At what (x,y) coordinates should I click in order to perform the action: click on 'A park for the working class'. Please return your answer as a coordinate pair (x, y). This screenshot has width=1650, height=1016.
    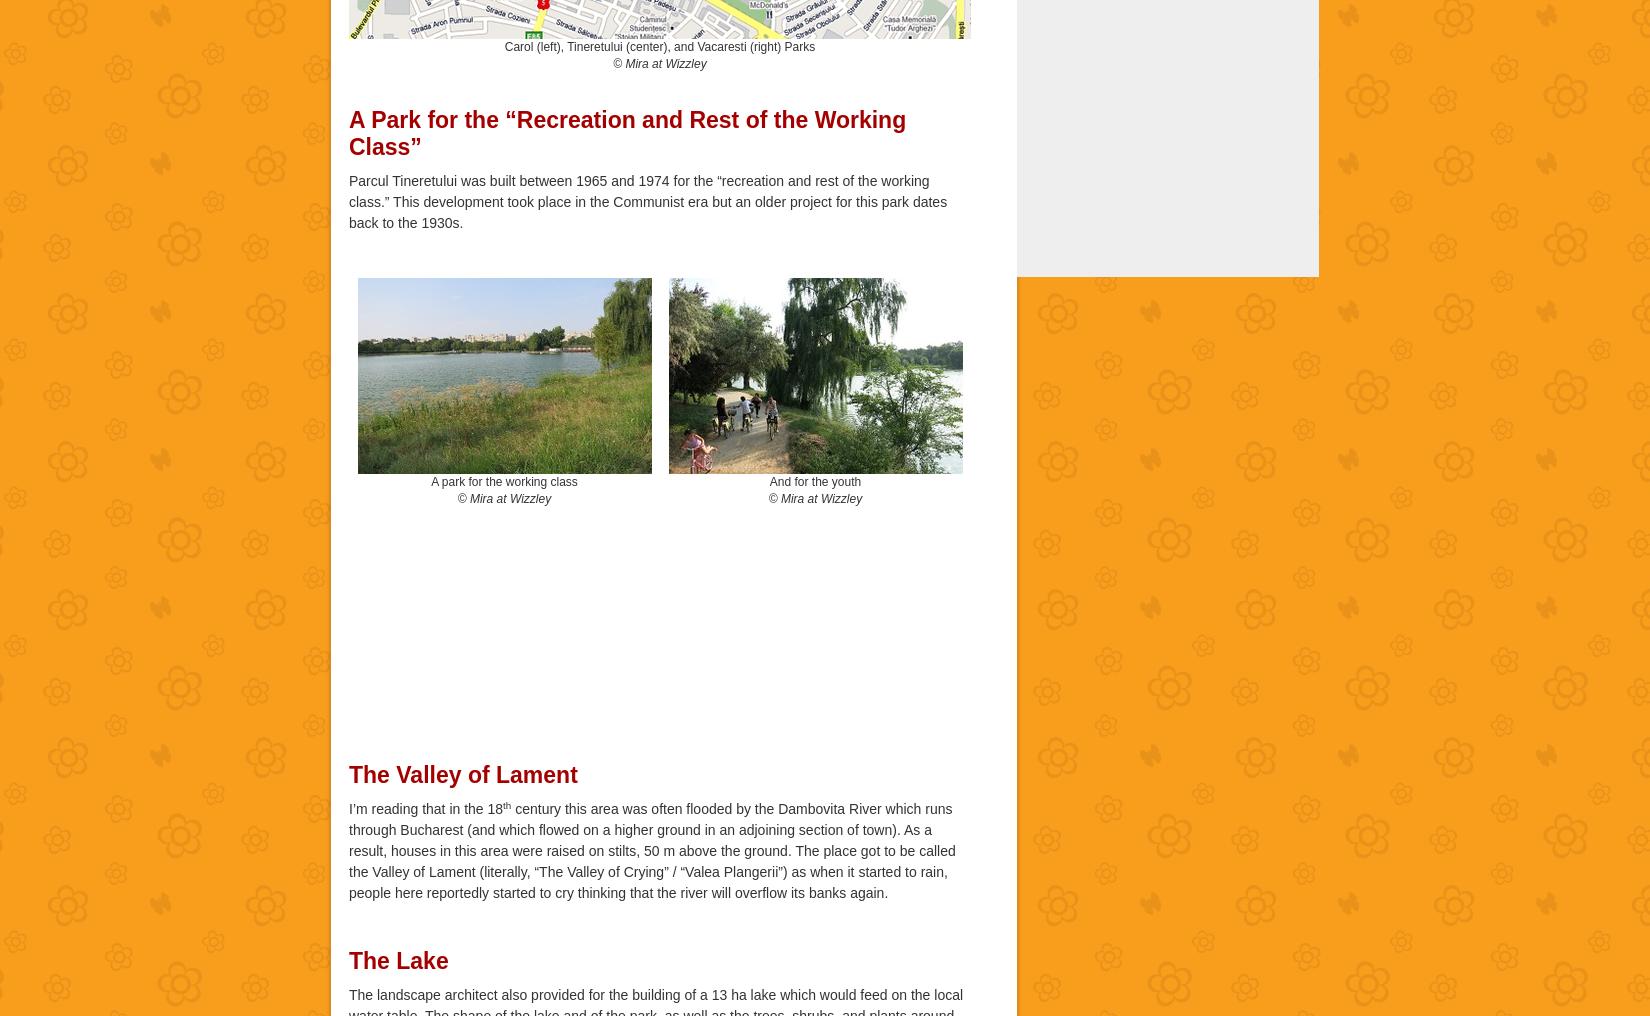
    Looking at the image, I should click on (429, 480).